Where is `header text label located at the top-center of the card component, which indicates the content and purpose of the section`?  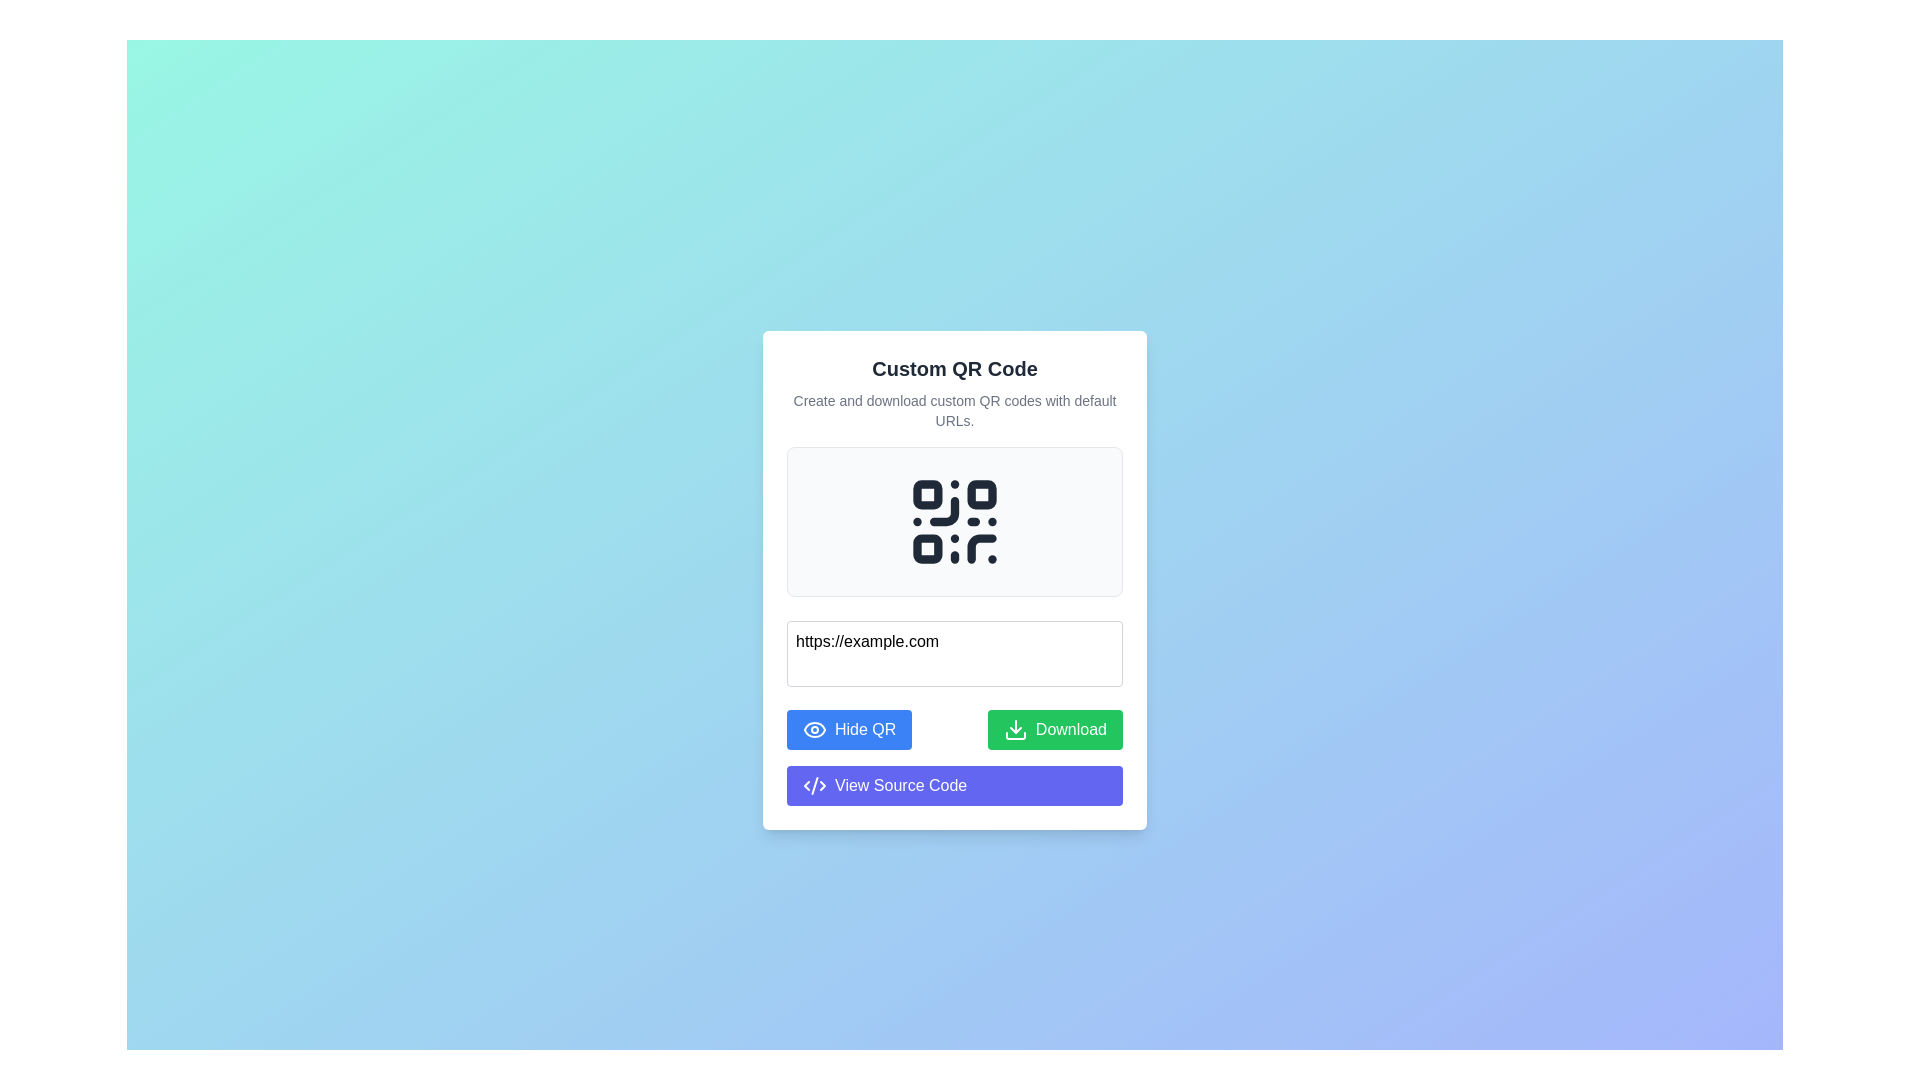
header text label located at the top-center of the card component, which indicates the content and purpose of the section is located at coordinates (954, 368).